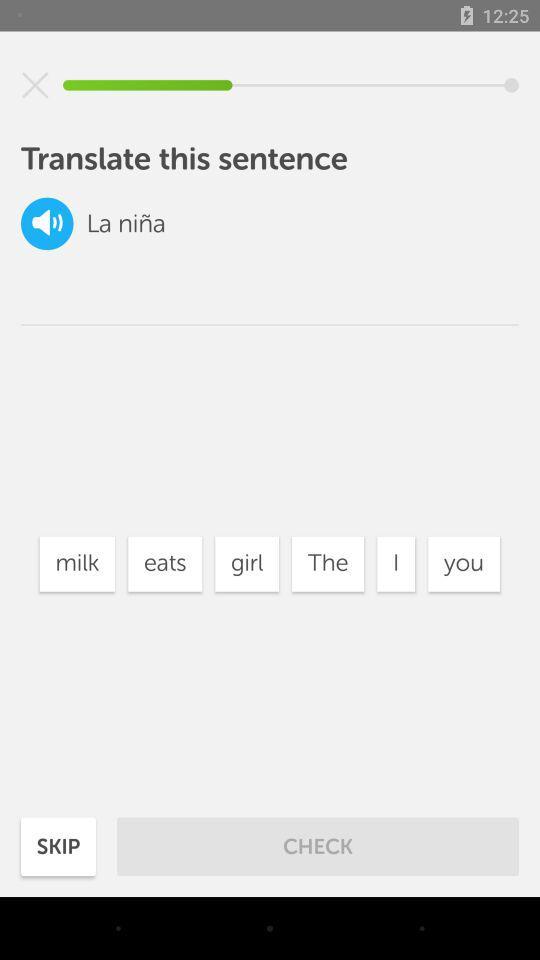  What do you see at coordinates (35, 85) in the screenshot?
I see `close` at bounding box center [35, 85].